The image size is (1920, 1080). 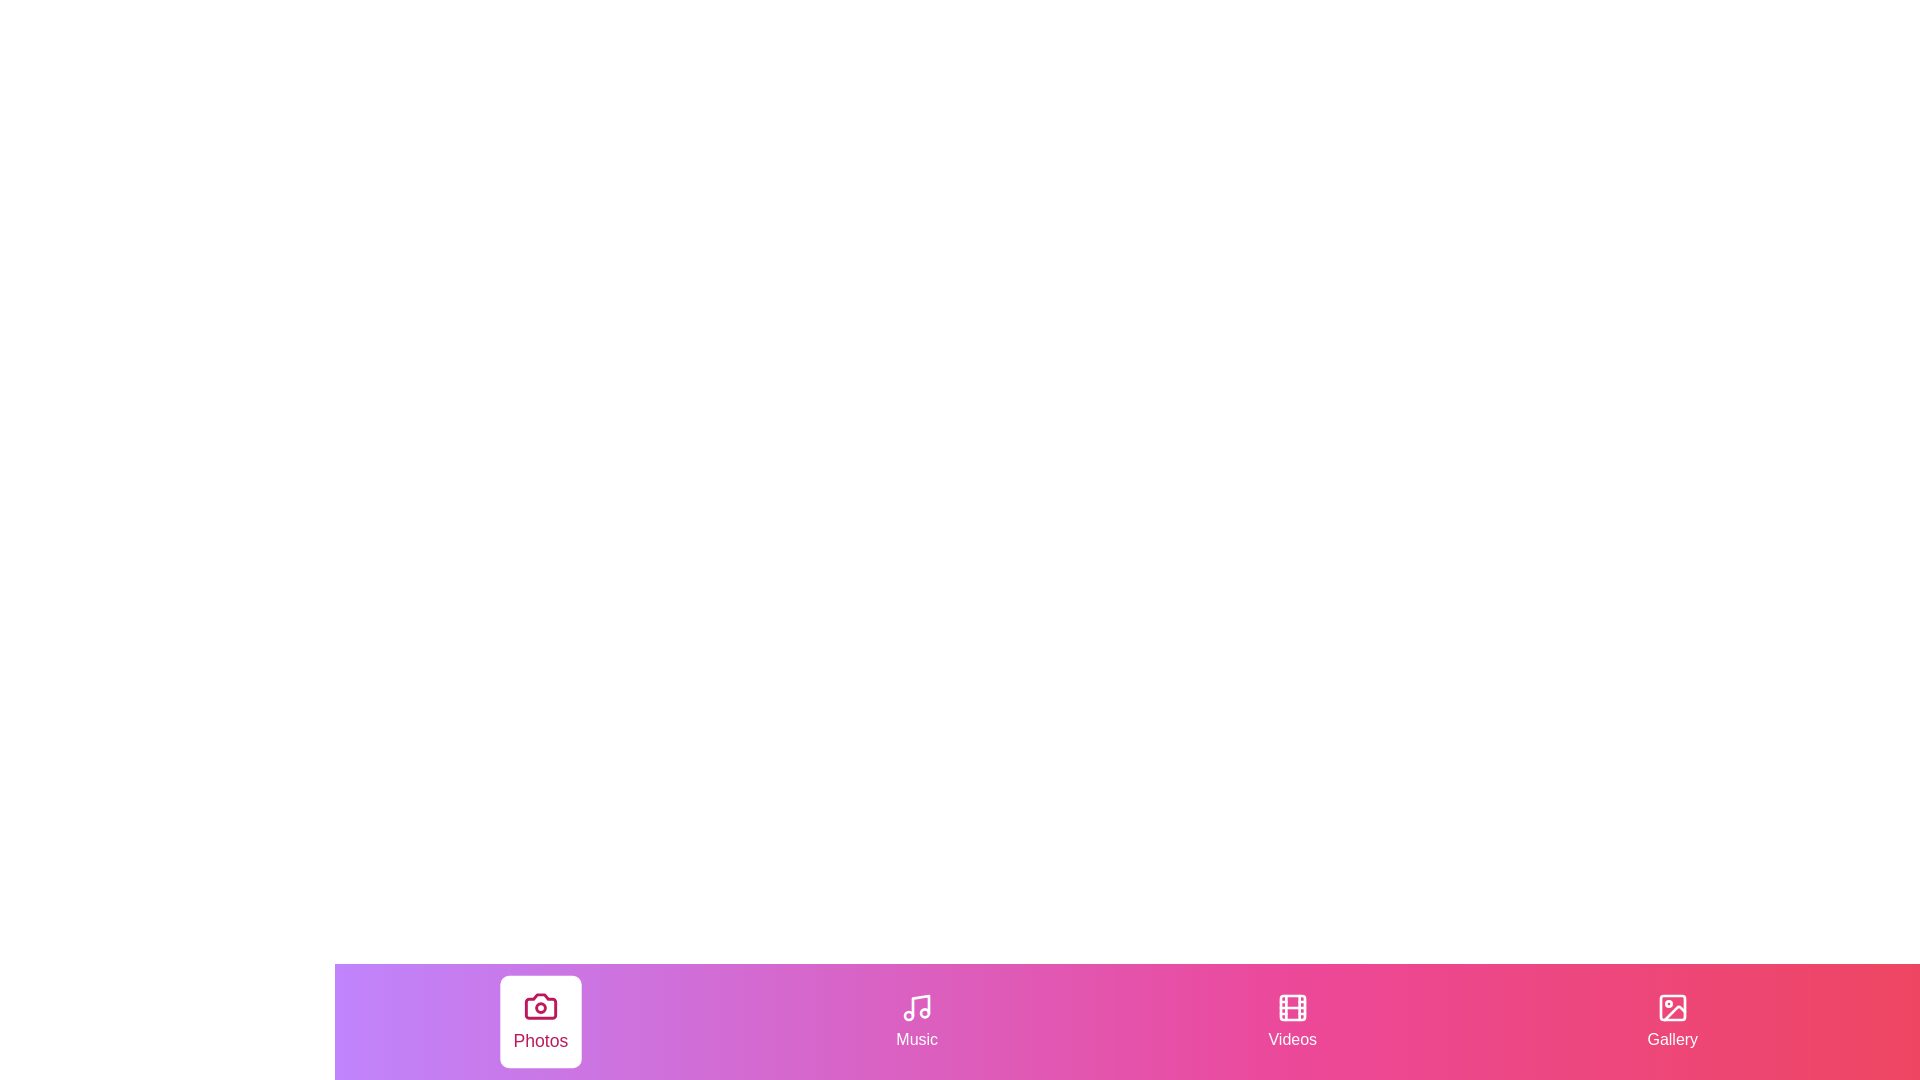 I want to click on the Gallery tab by clicking on its corresponding button, so click(x=1672, y=1022).